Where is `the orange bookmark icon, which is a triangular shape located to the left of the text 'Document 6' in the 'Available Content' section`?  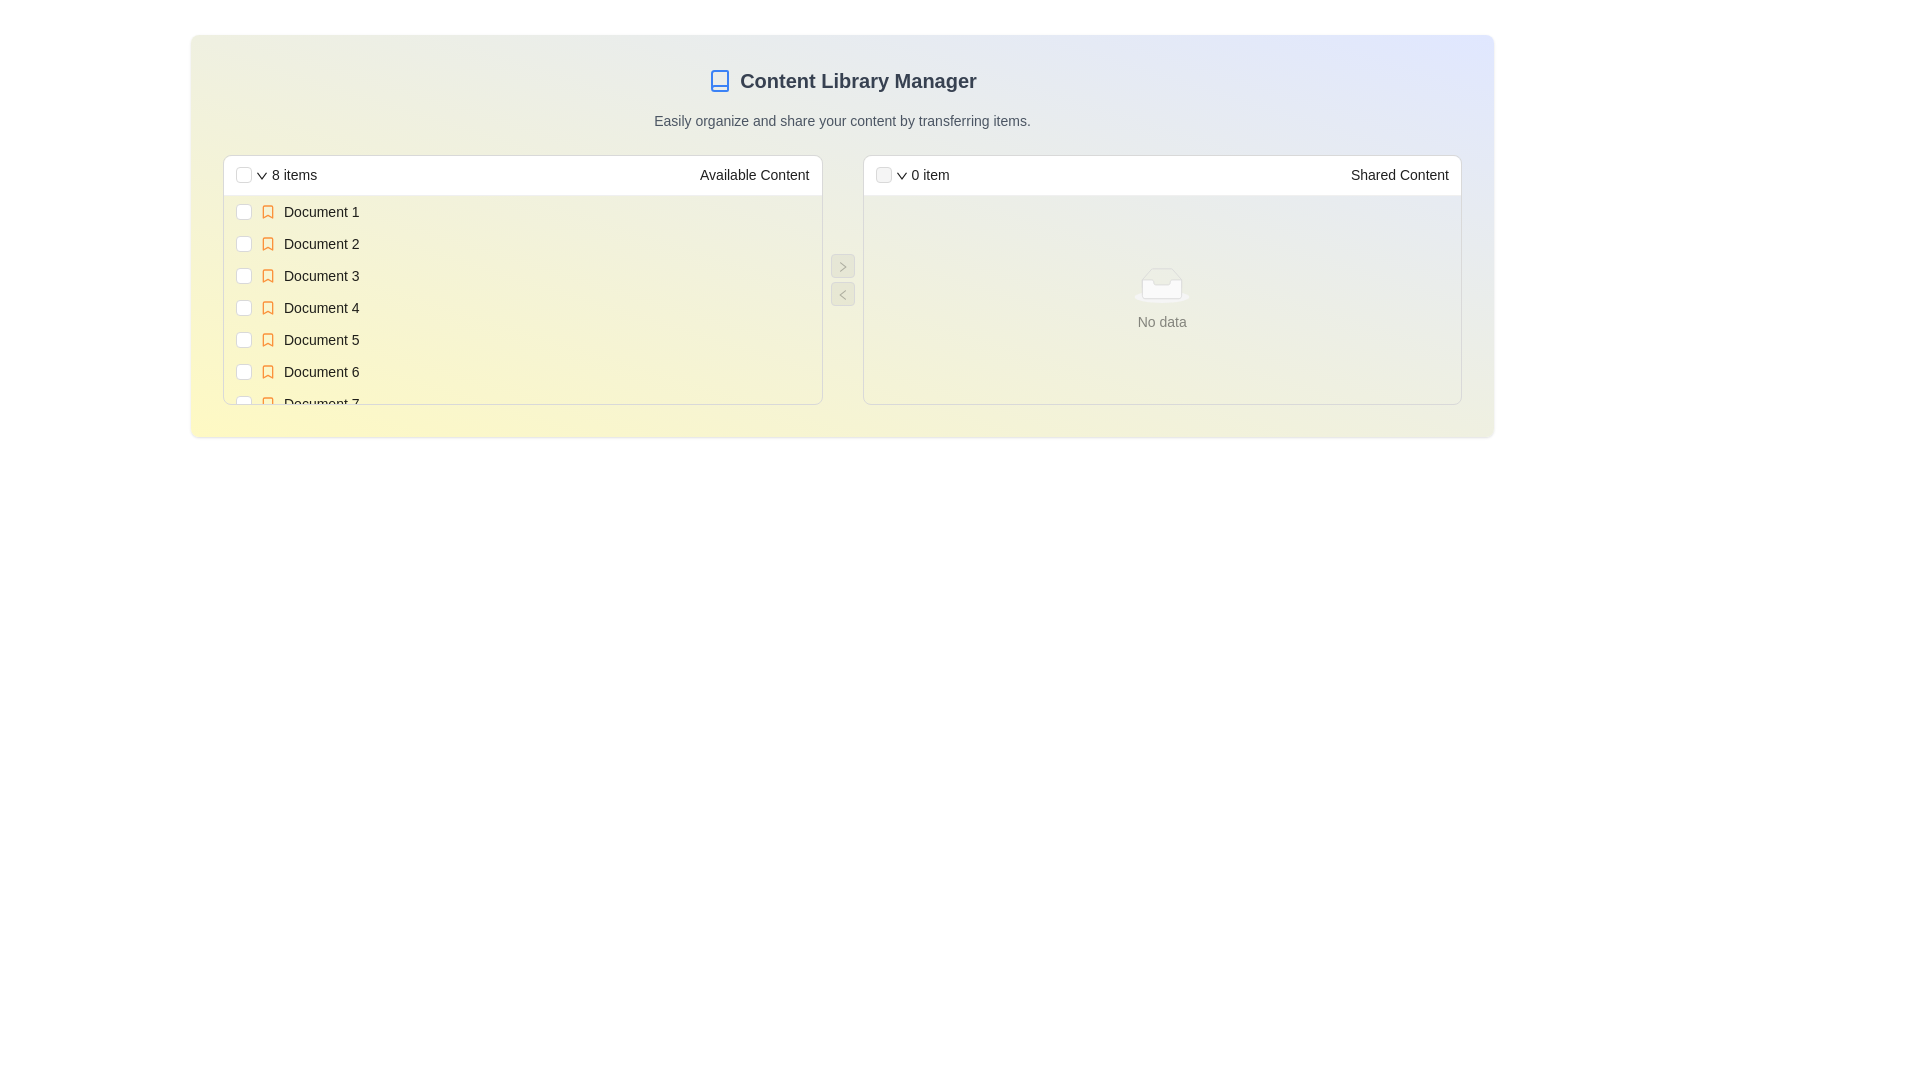 the orange bookmark icon, which is a triangular shape located to the left of the text 'Document 6' in the 'Available Content' section is located at coordinates (267, 371).